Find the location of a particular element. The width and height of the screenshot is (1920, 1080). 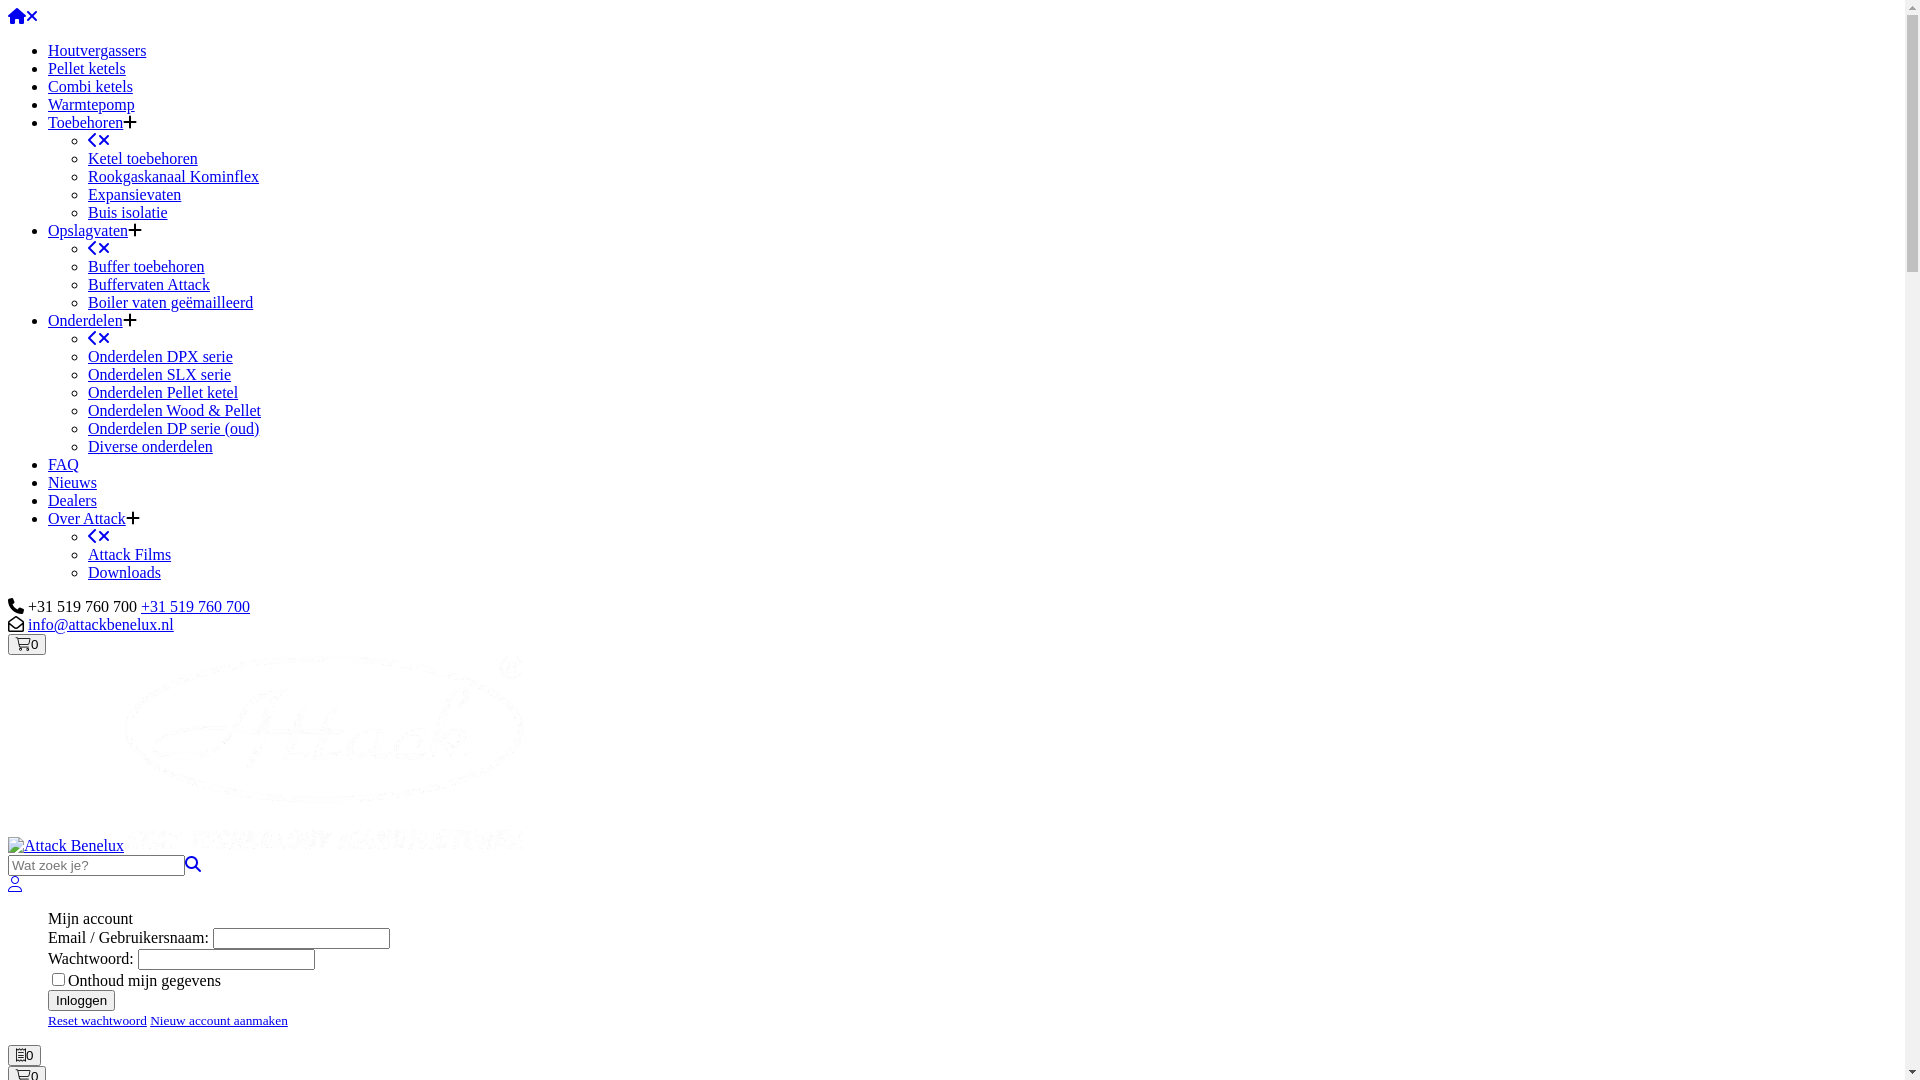

'Buffervaten Attack' is located at coordinates (147, 284).